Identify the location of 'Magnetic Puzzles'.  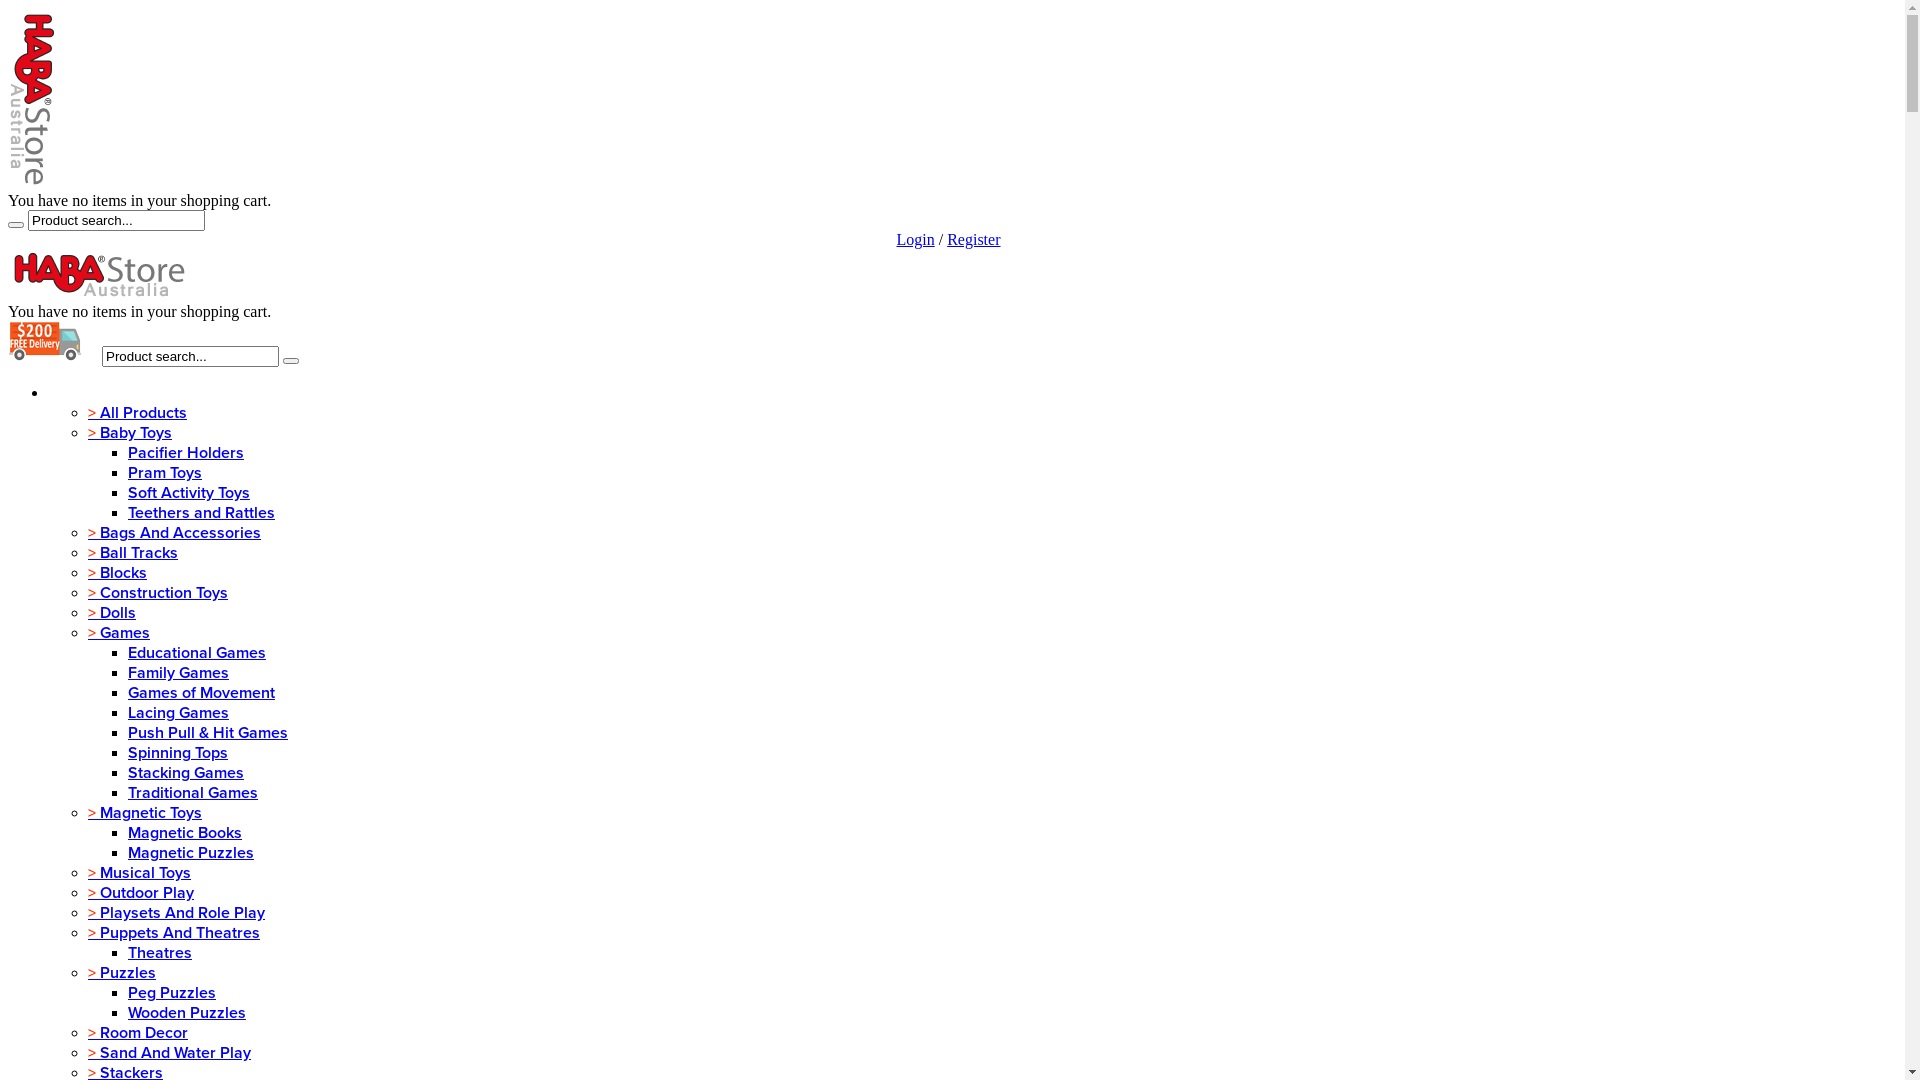
(127, 852).